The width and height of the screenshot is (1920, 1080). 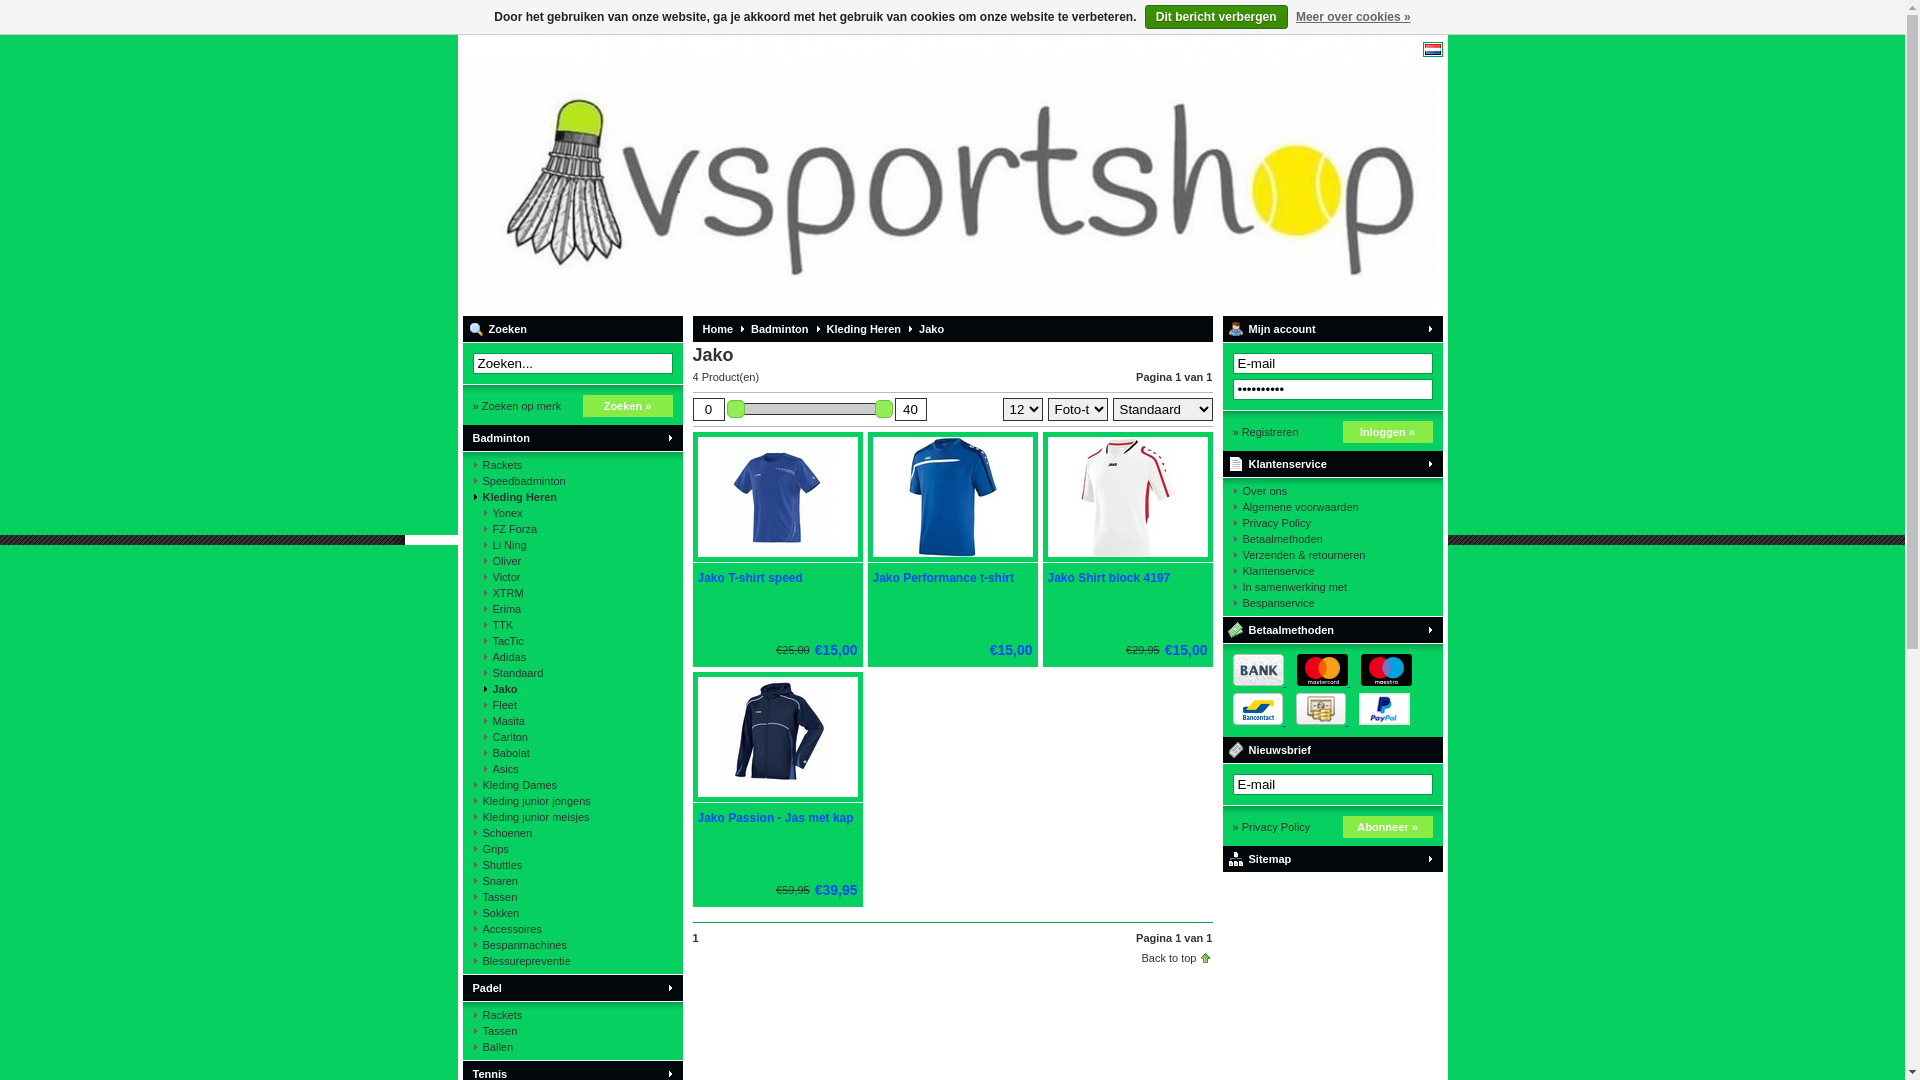 I want to click on 'Accessoires', so click(x=570, y=929).